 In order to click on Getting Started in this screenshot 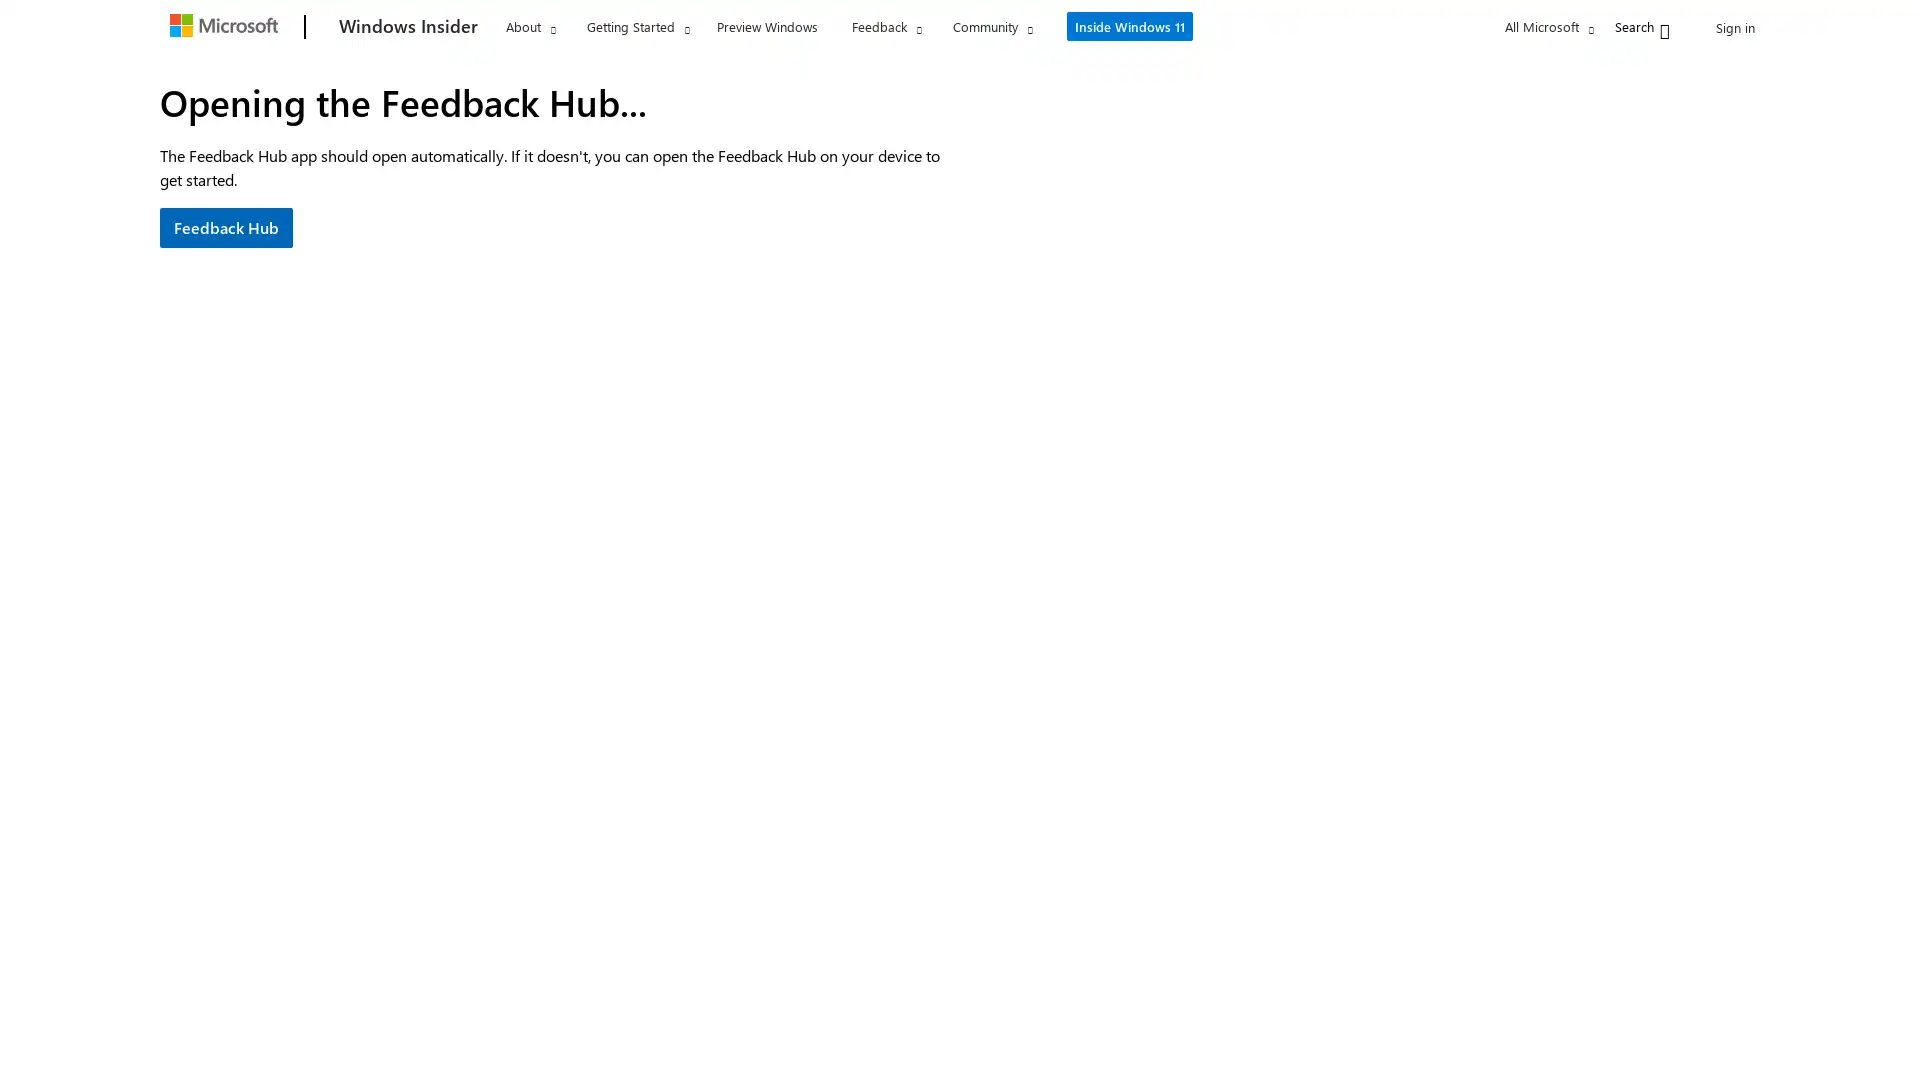, I will do `click(637, 27)`.